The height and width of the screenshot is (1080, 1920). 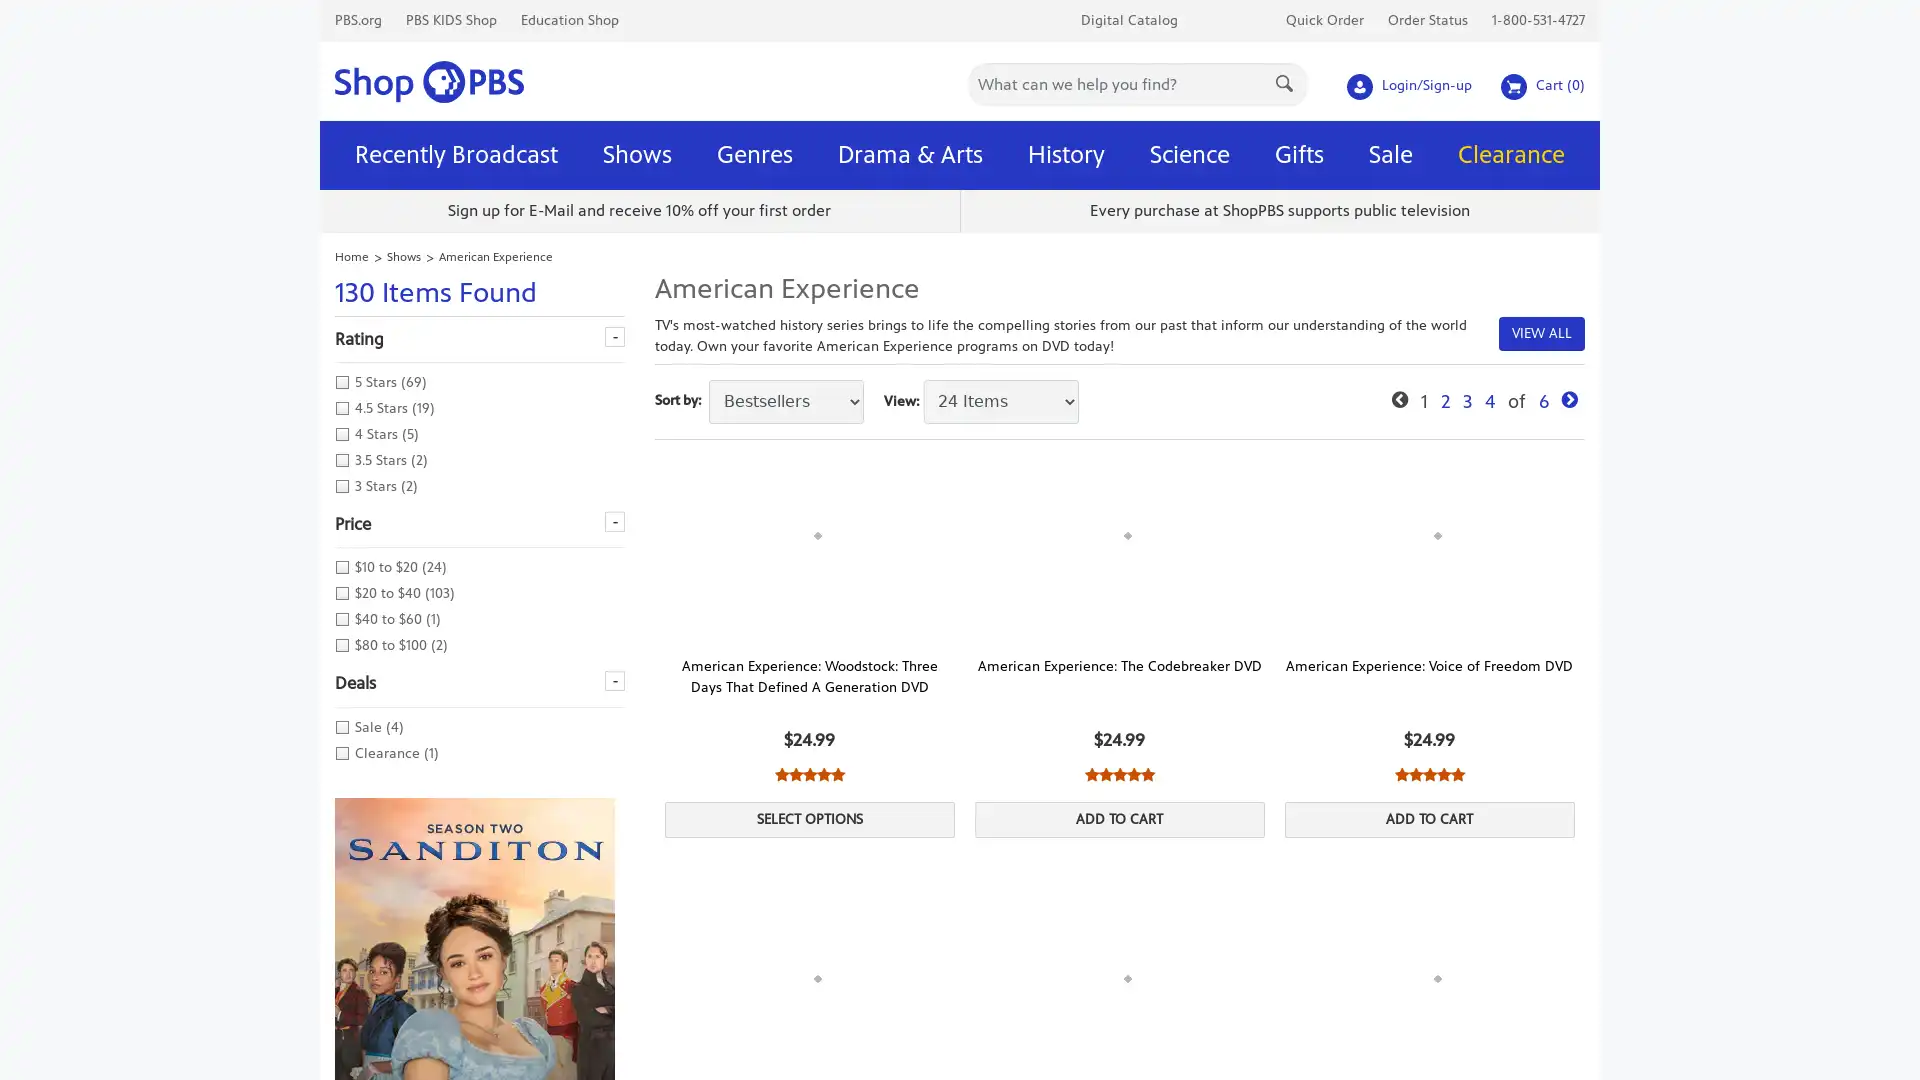 I want to click on Close, so click(x=1237, y=19).